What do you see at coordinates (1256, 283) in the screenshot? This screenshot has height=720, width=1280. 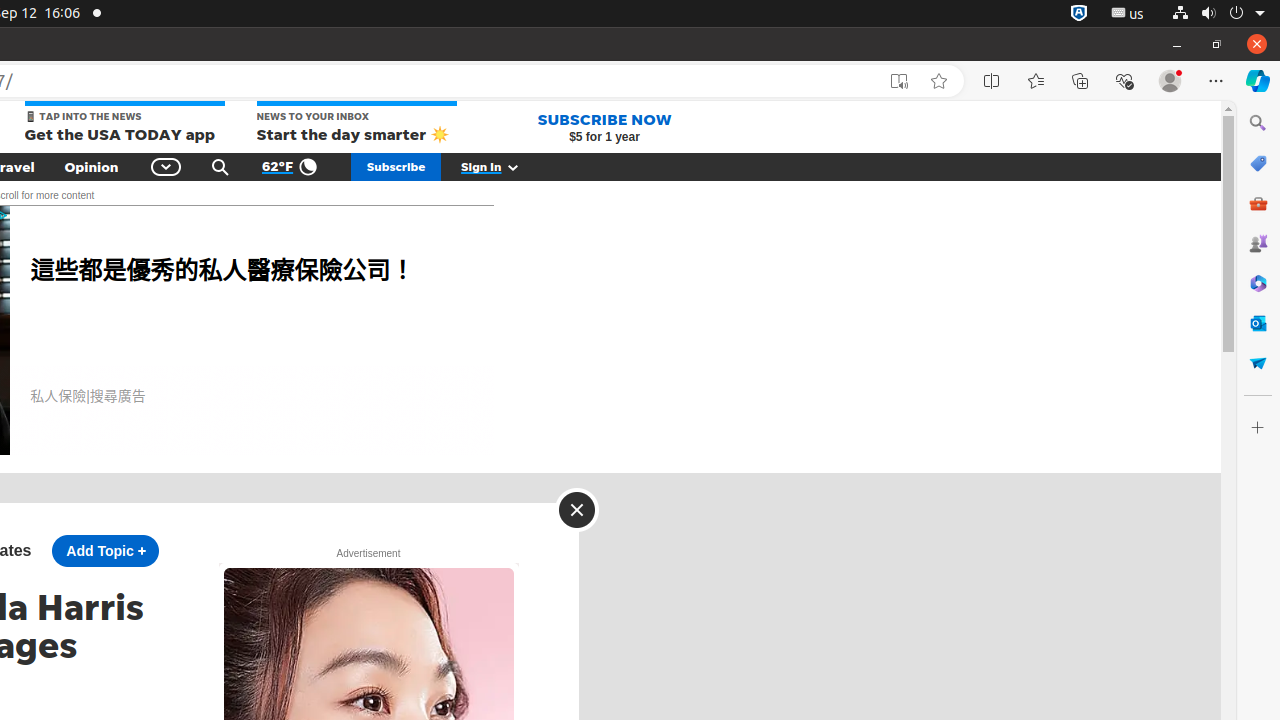 I see `'Microsoft 365'` at bounding box center [1256, 283].